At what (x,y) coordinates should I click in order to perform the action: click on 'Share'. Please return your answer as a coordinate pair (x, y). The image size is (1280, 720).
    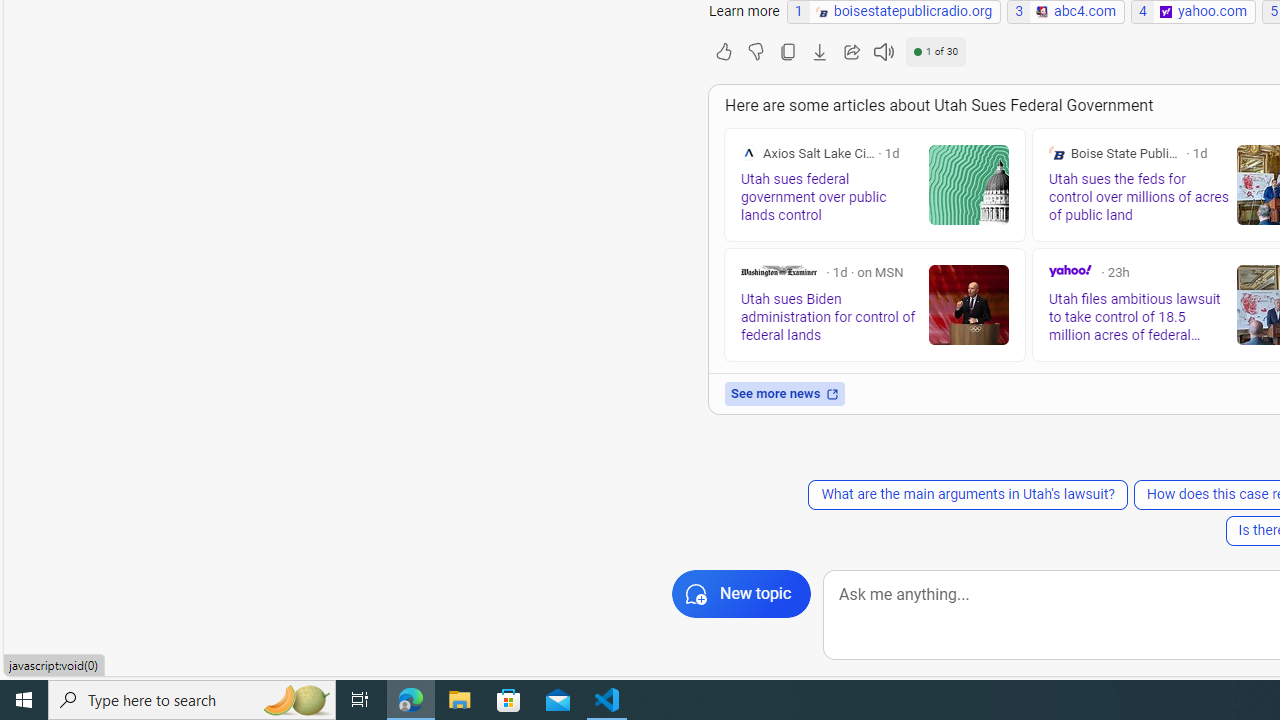
    Looking at the image, I should click on (851, 50).